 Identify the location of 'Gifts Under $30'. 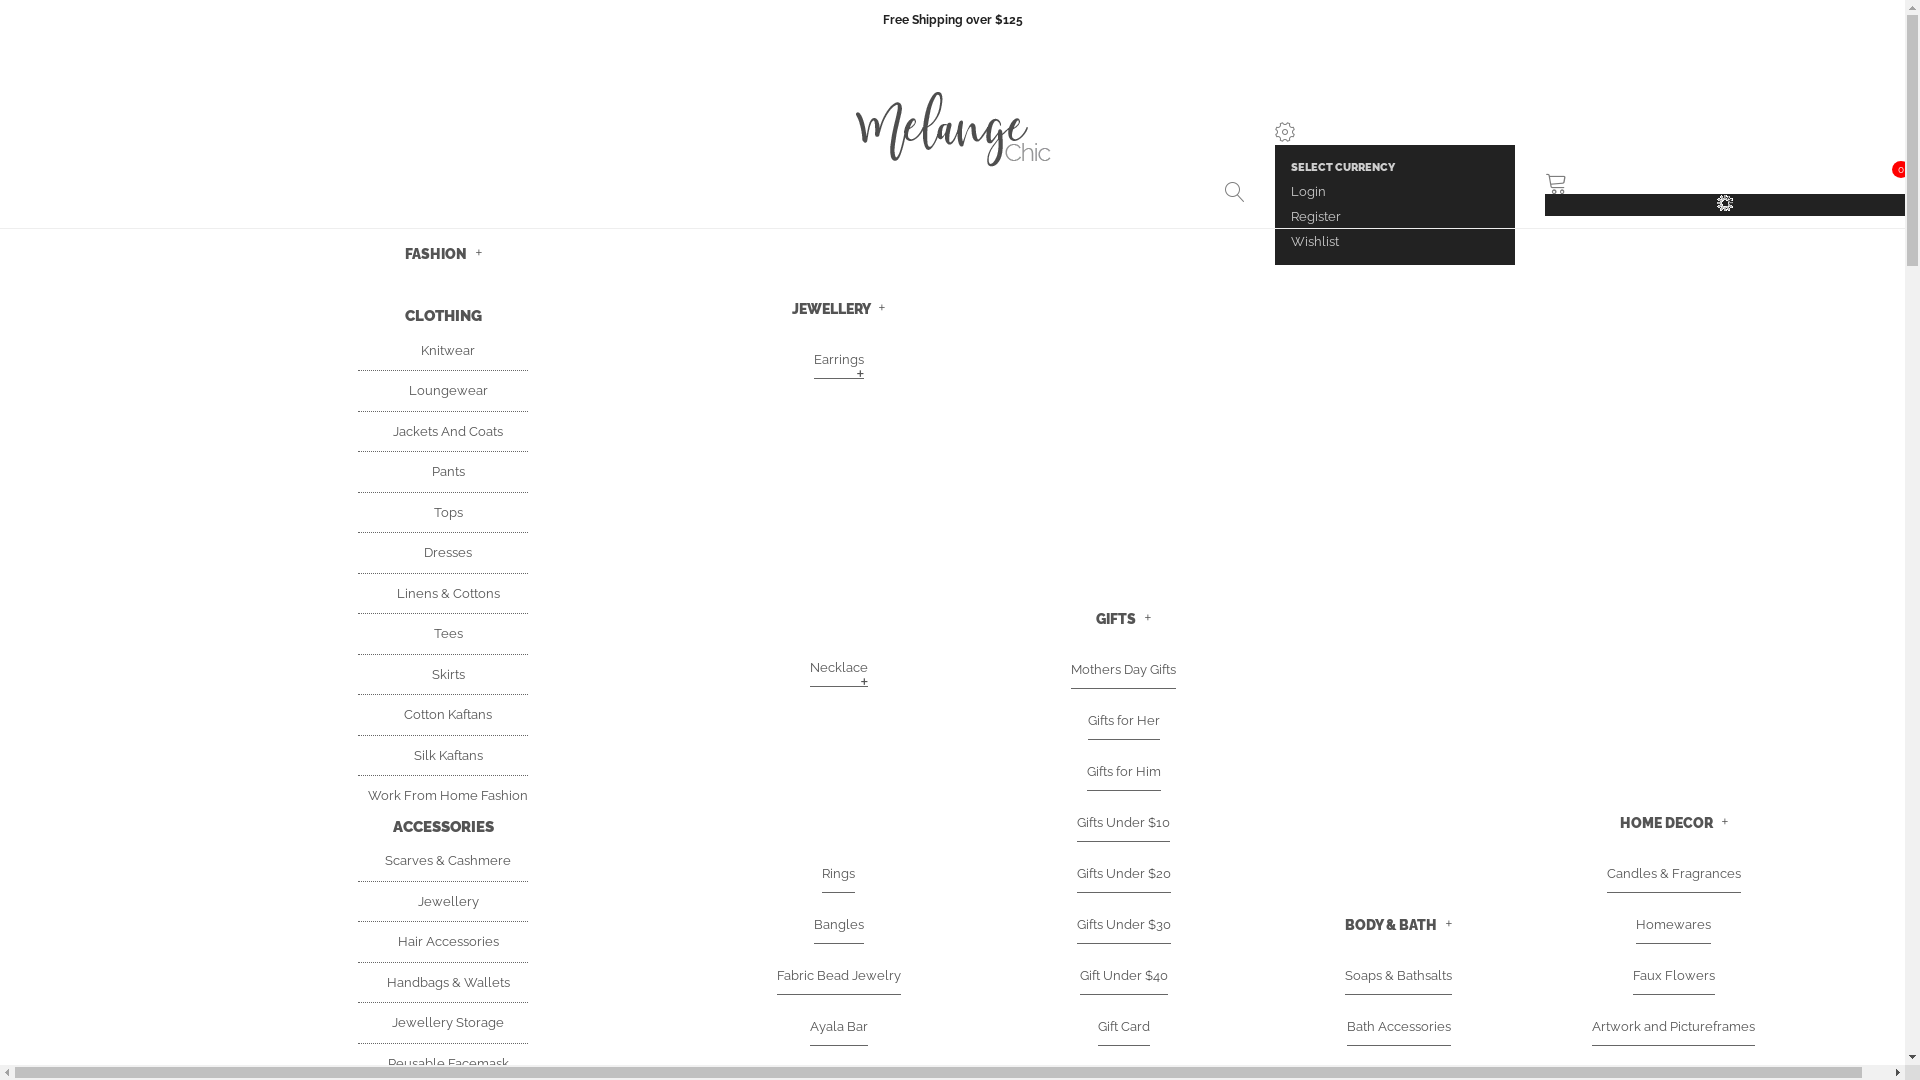
(1123, 925).